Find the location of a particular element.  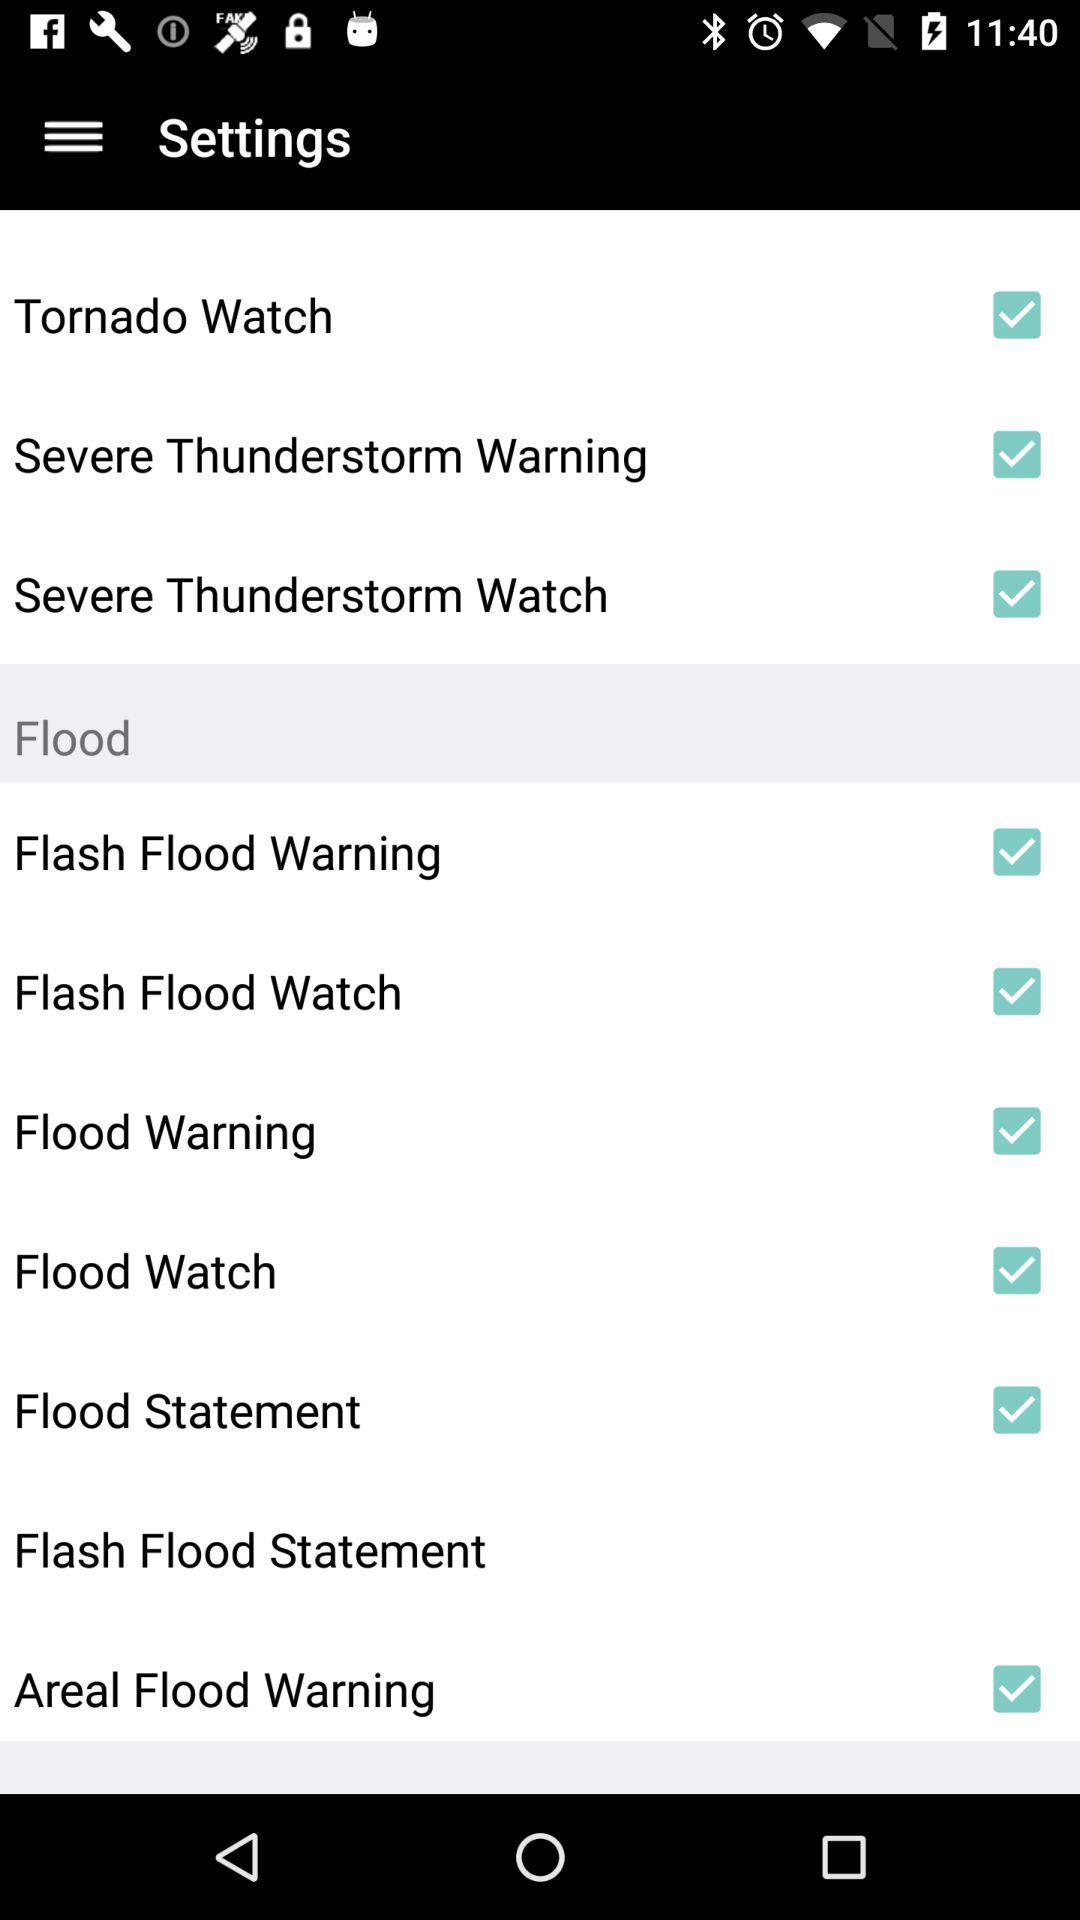

app next to settings icon is located at coordinates (72, 135).